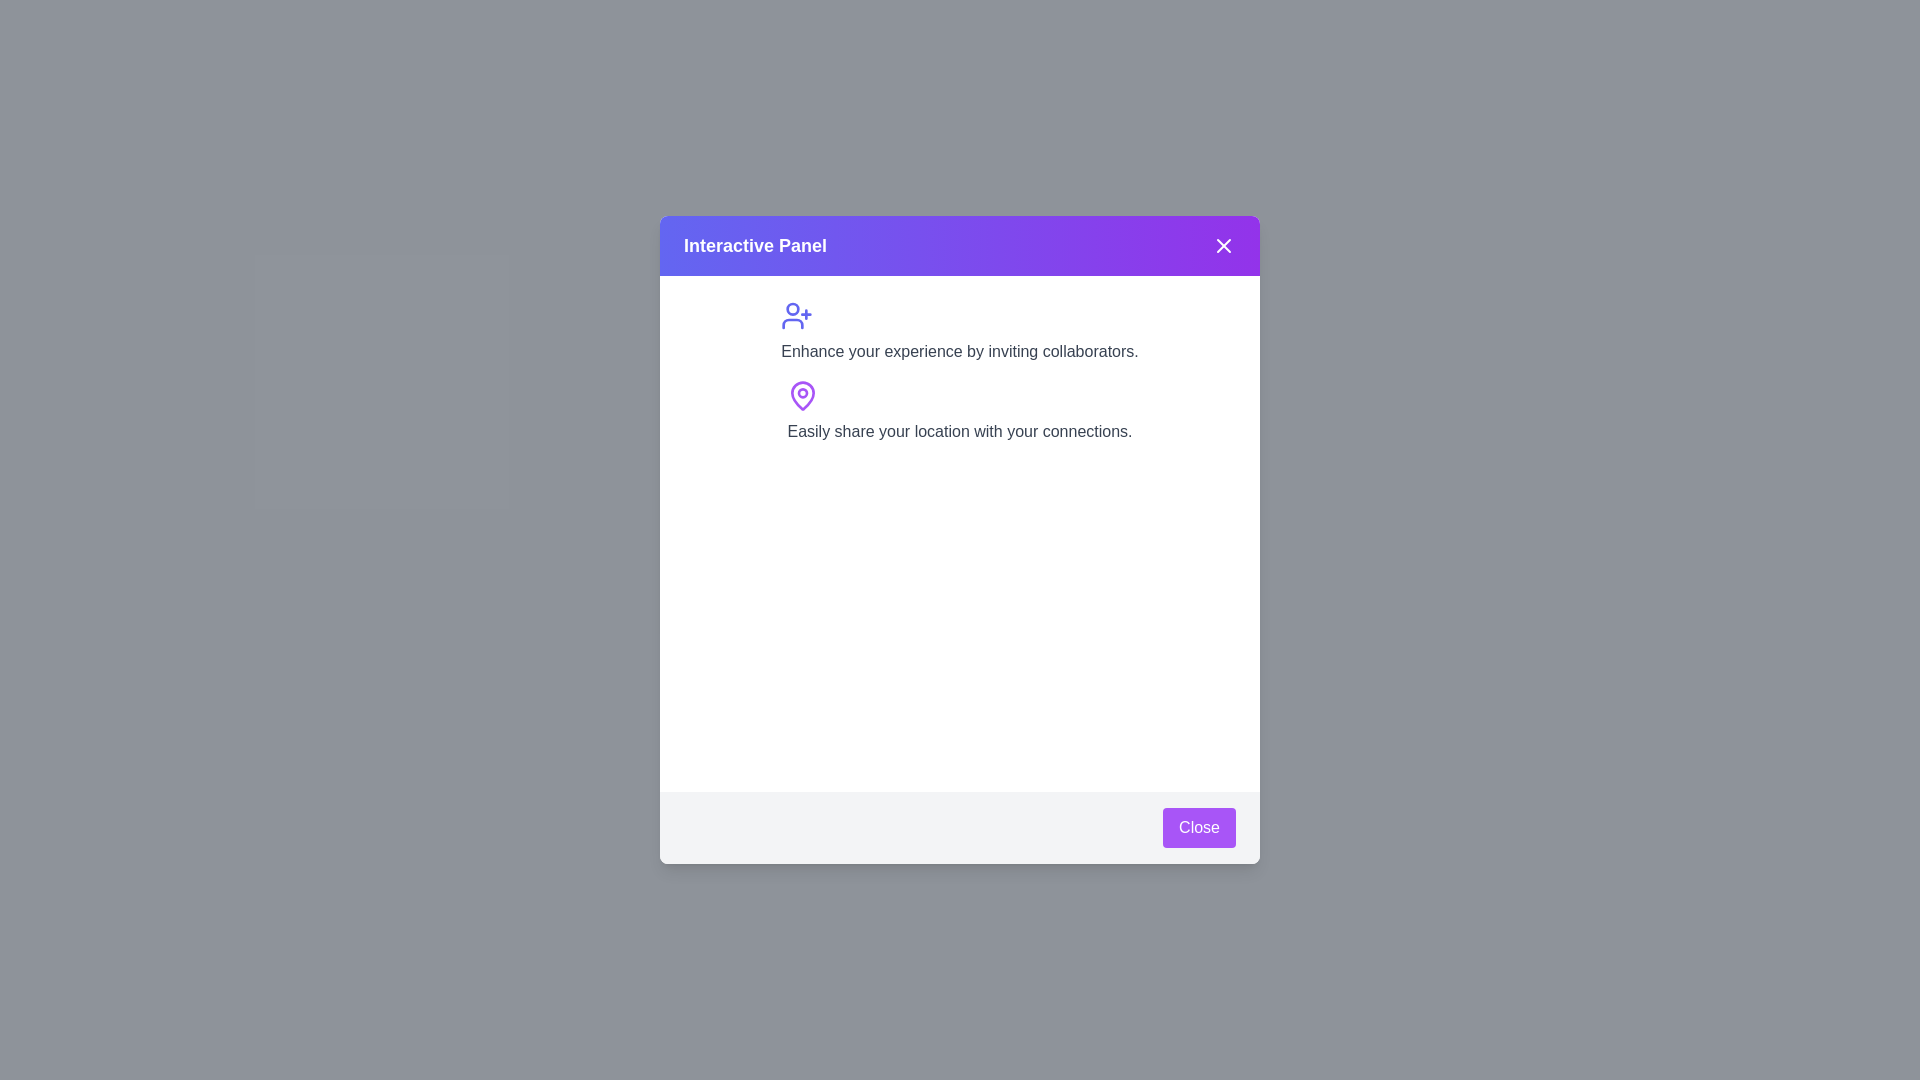 The width and height of the screenshot is (1920, 1080). Describe the element at coordinates (792, 309) in the screenshot. I see `the 'user-plus' icon located in the top-left quadrant of the avatar's outline within the modal dialog titled 'Interactive Panel'` at that location.